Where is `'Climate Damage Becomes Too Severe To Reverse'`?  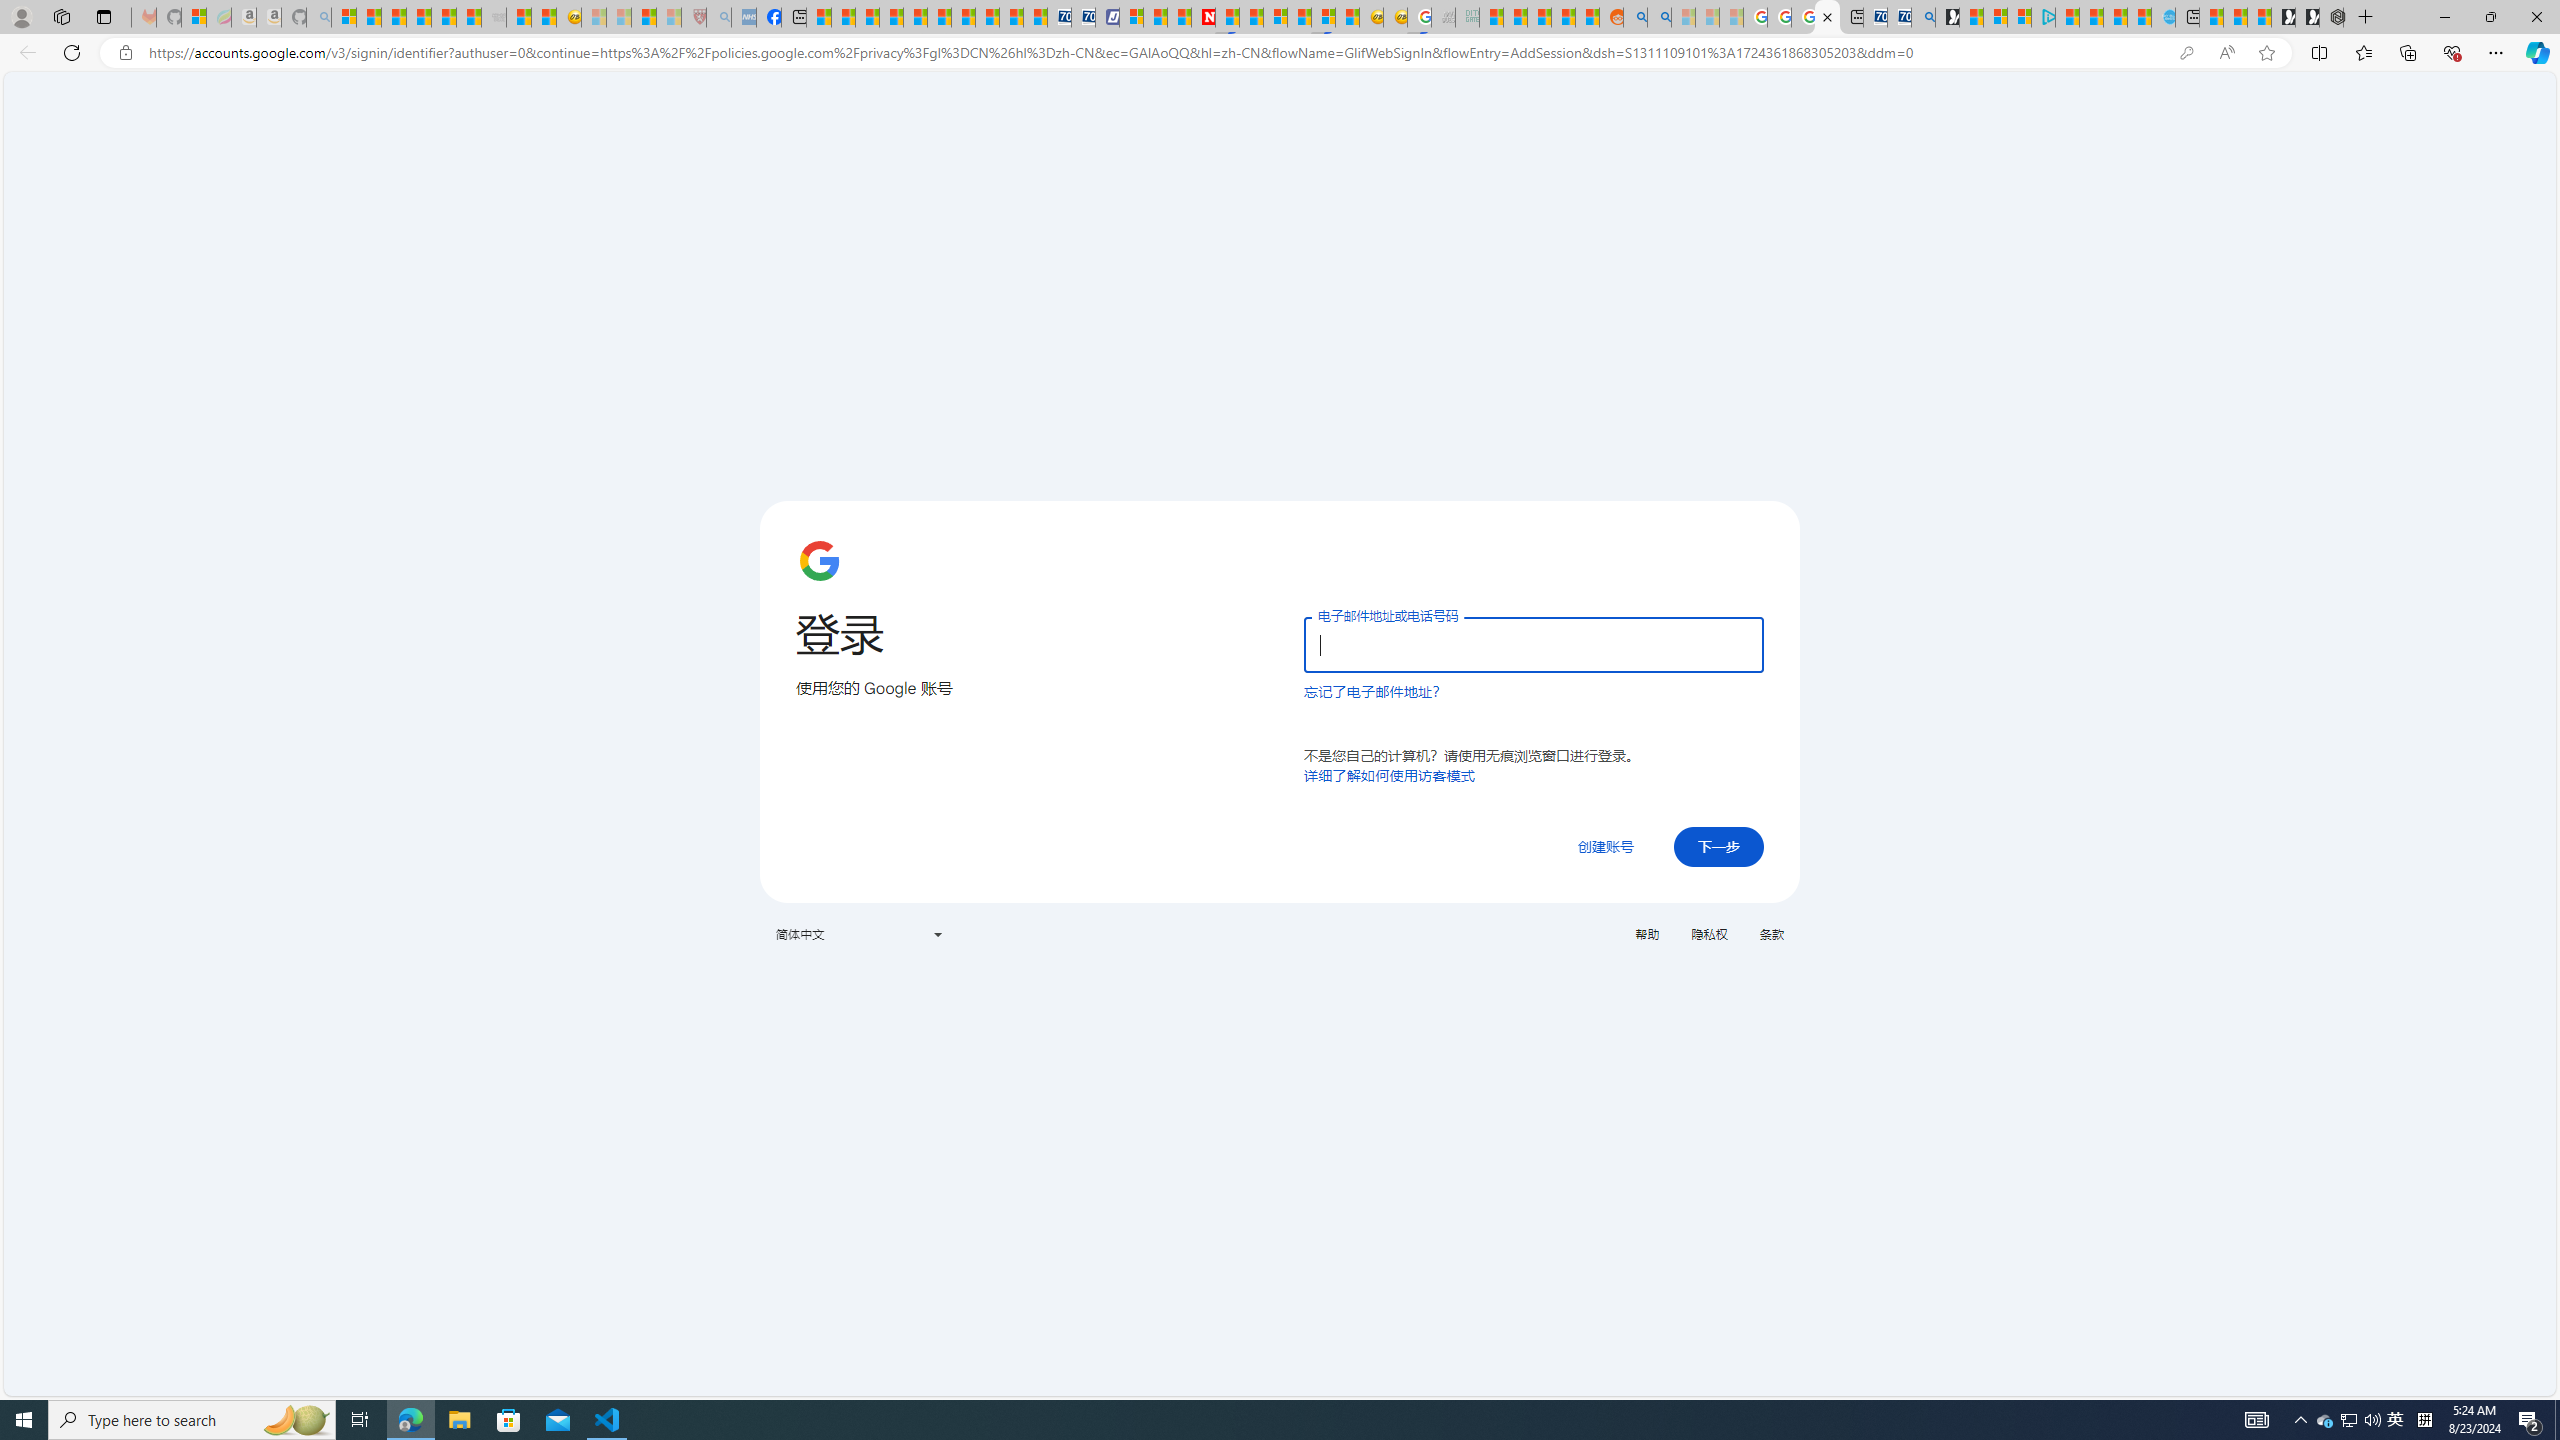
'Climate Damage Becomes Too Severe To Reverse' is located at coordinates (889, 16).